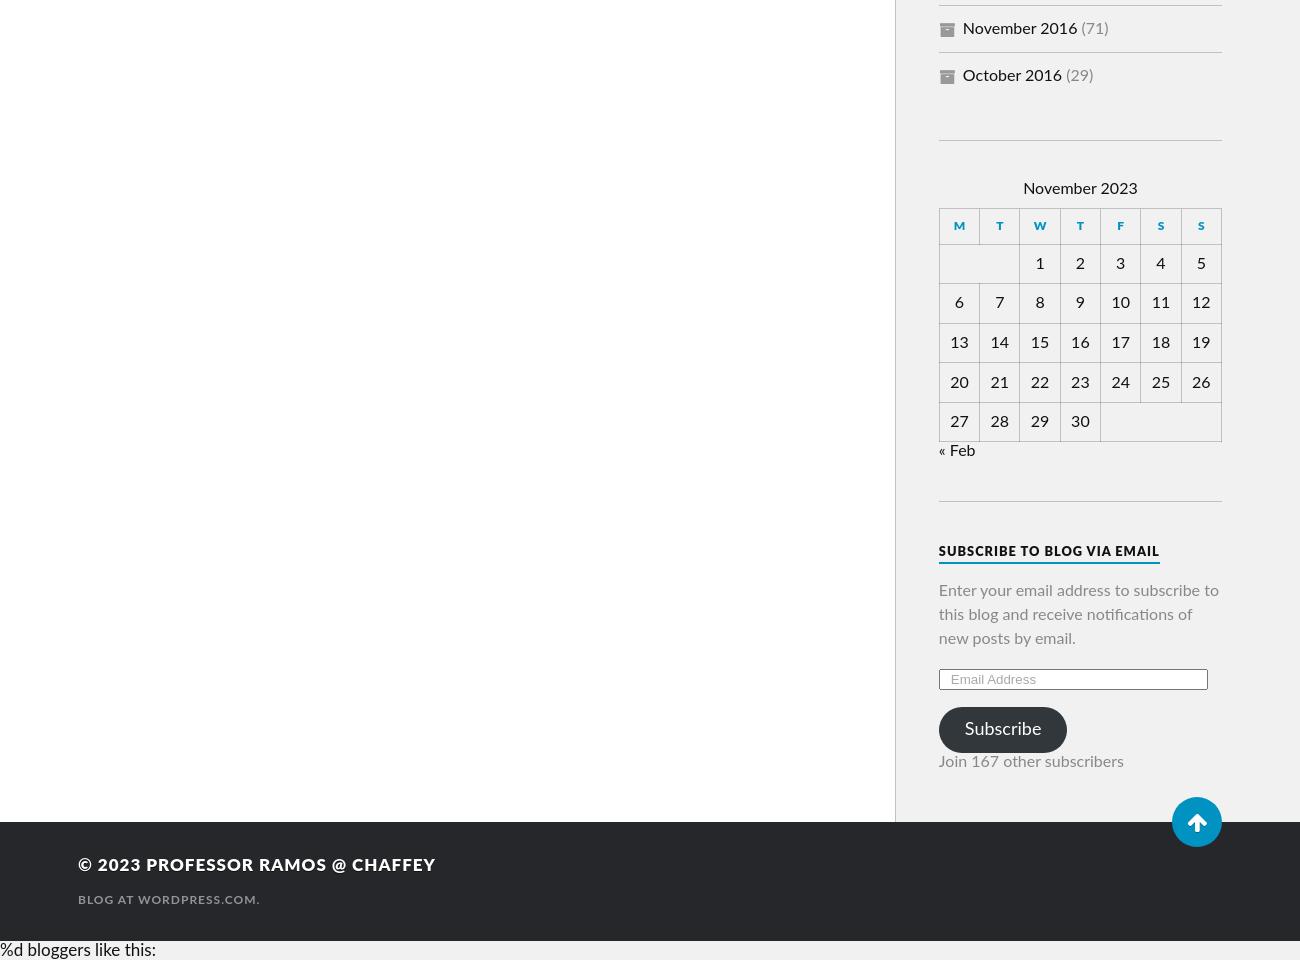 This screenshot has height=960, width=1300. Describe the element at coordinates (998, 302) in the screenshot. I see `'7'` at that location.